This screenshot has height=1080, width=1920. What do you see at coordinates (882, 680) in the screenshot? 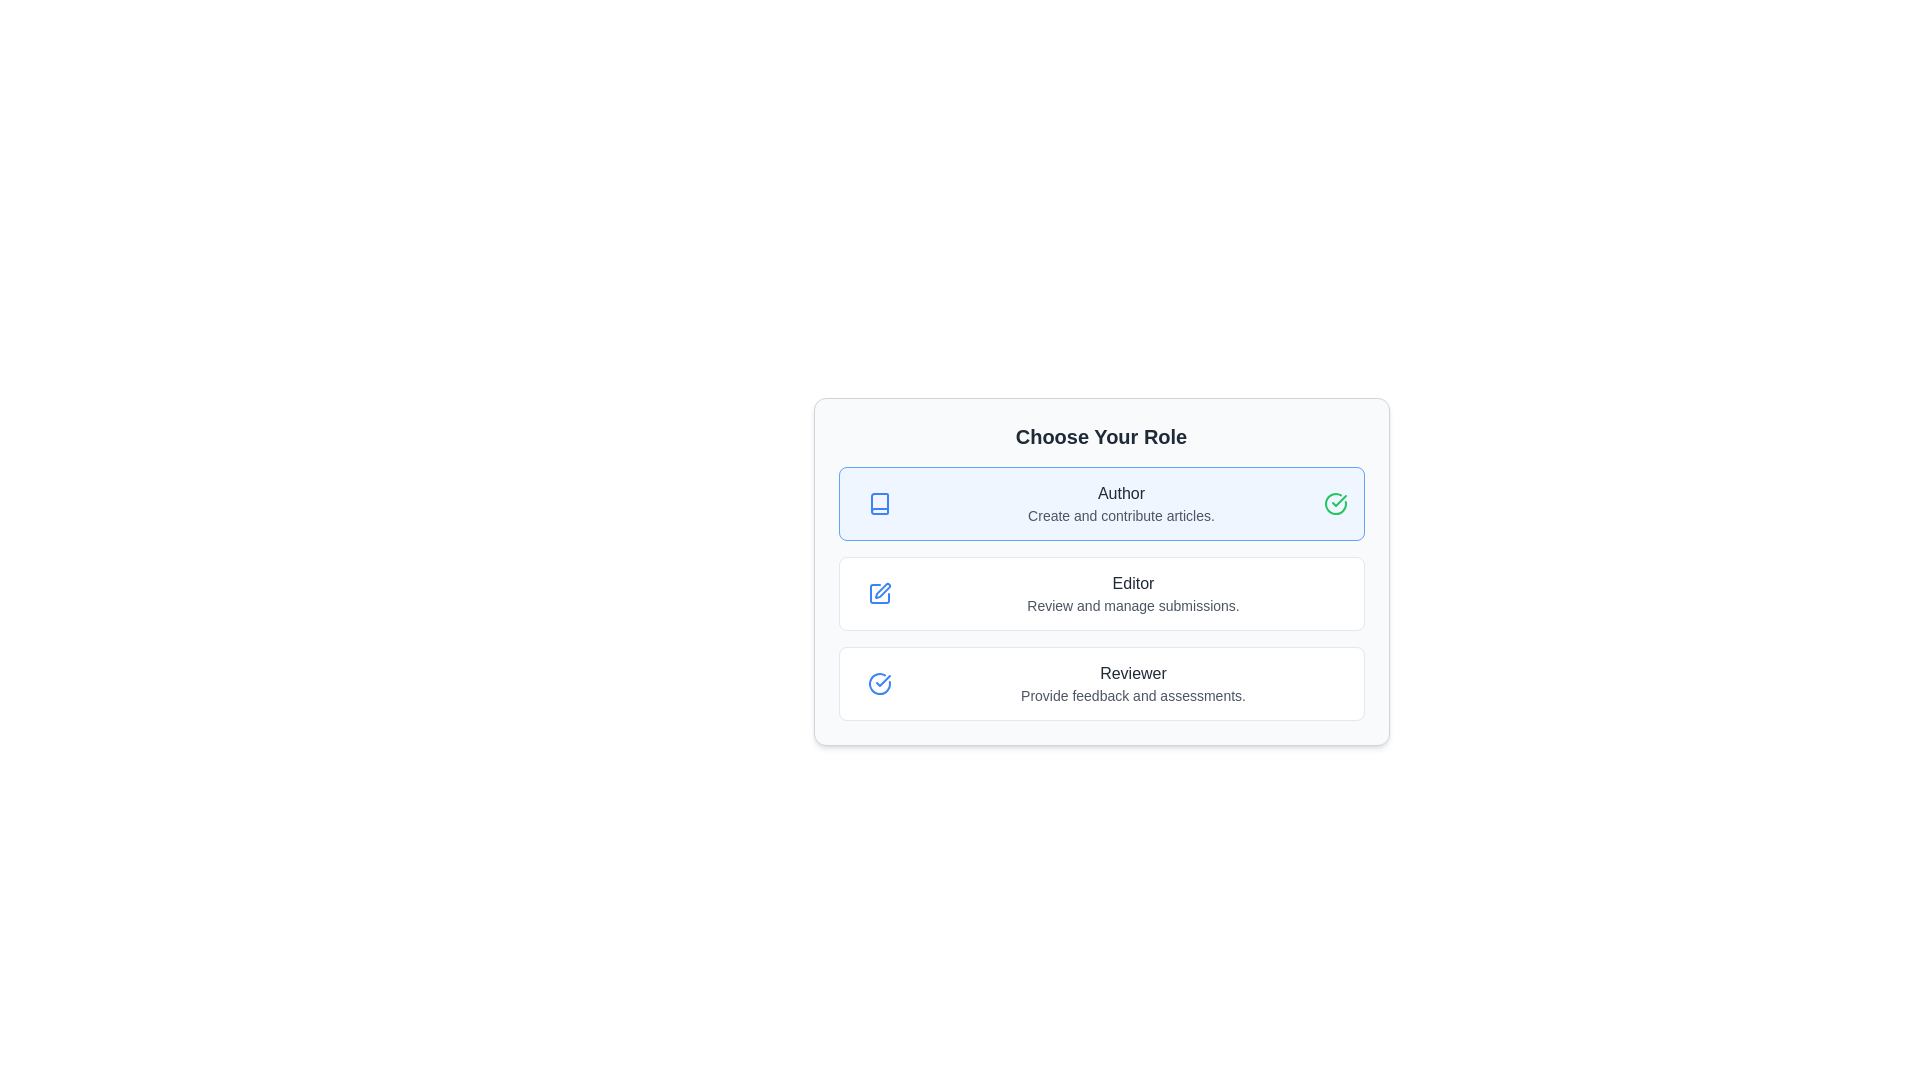
I see `the checkmark icon within the SVG graphic that is part of the circular boundary associated with the 'Author' role selection option` at bounding box center [882, 680].